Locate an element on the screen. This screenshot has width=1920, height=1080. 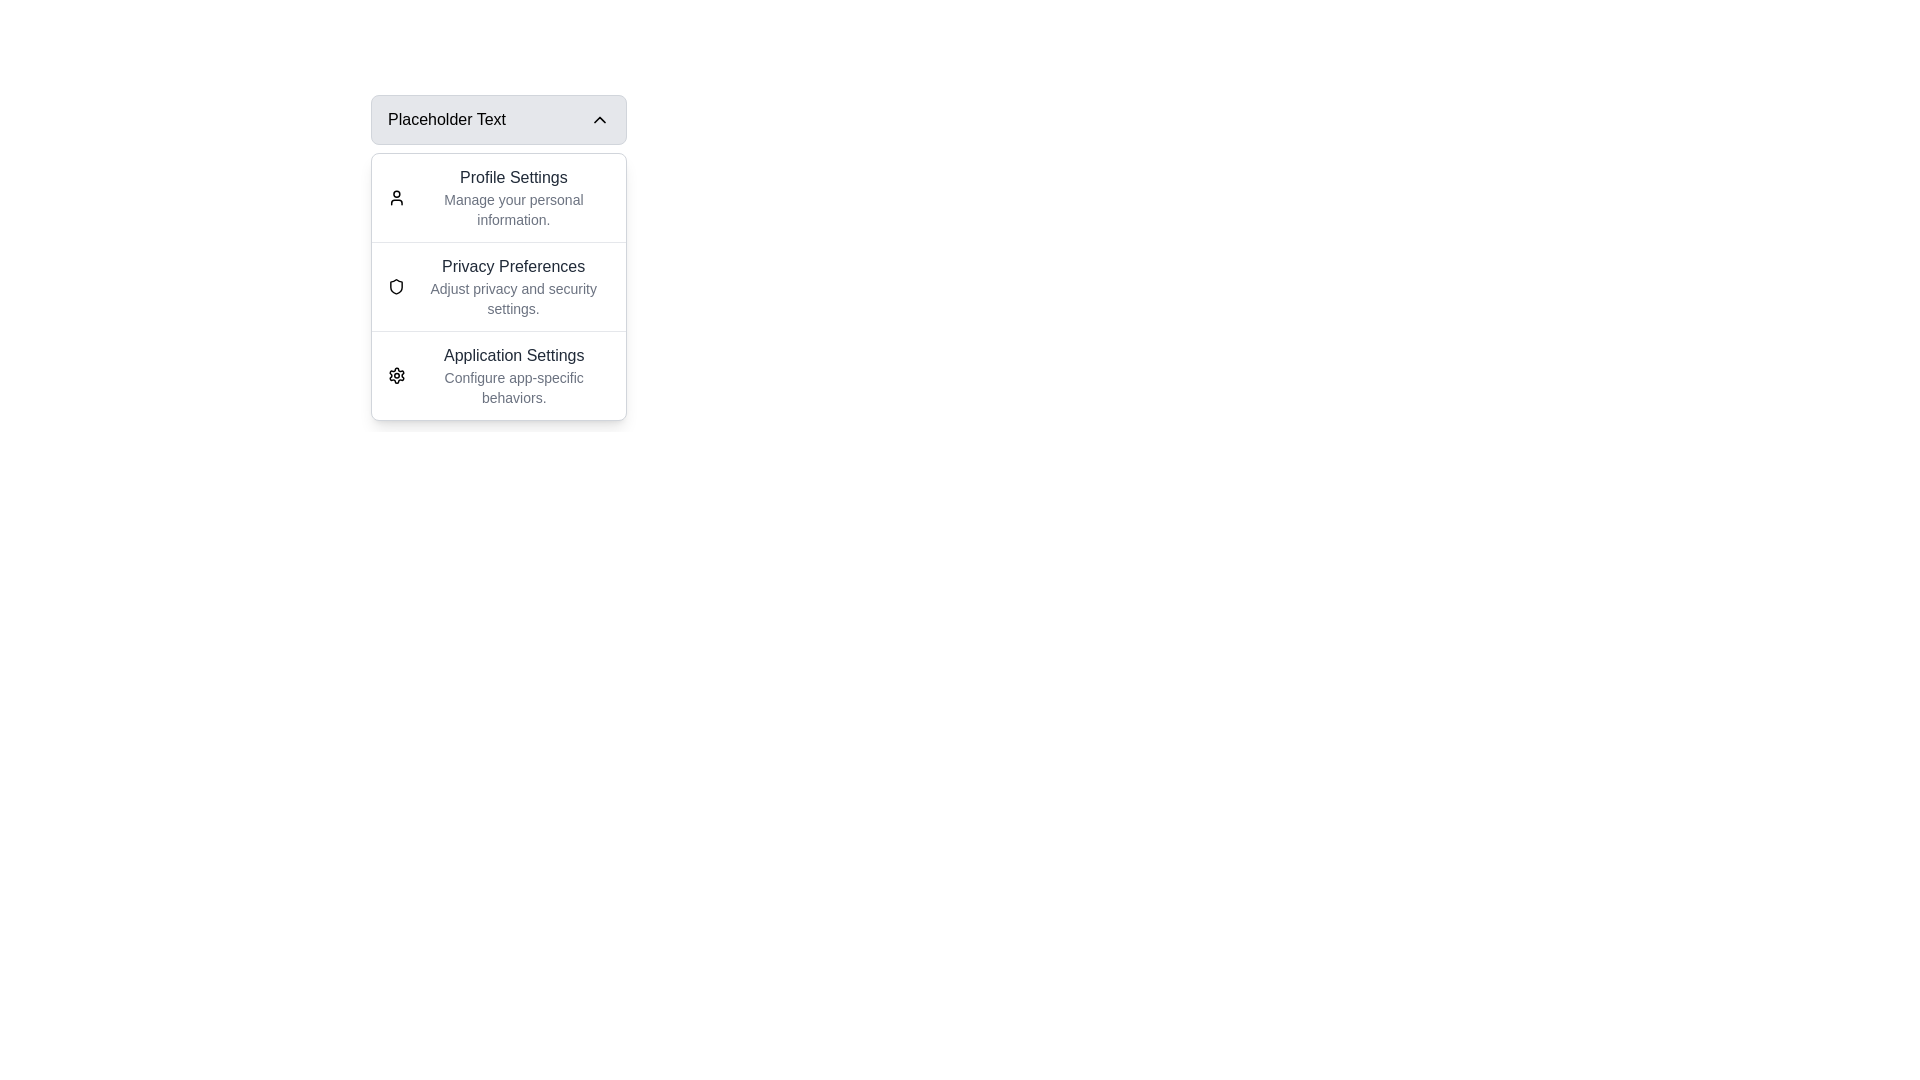
the shield icon located to the left of the 'Privacy Preferences' text in the second option of the vertical menu is located at coordinates (396, 286).